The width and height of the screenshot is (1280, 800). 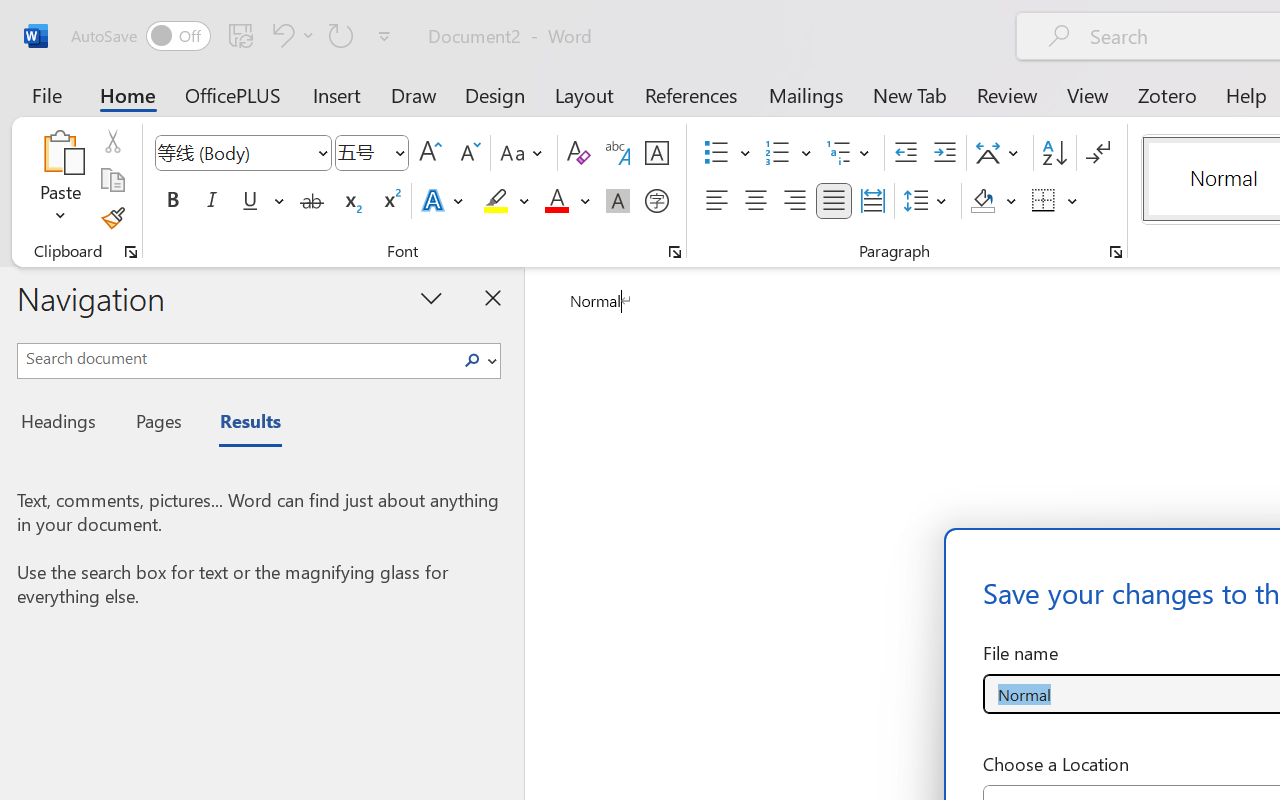 I want to click on 'Font Color', so click(x=566, y=201).